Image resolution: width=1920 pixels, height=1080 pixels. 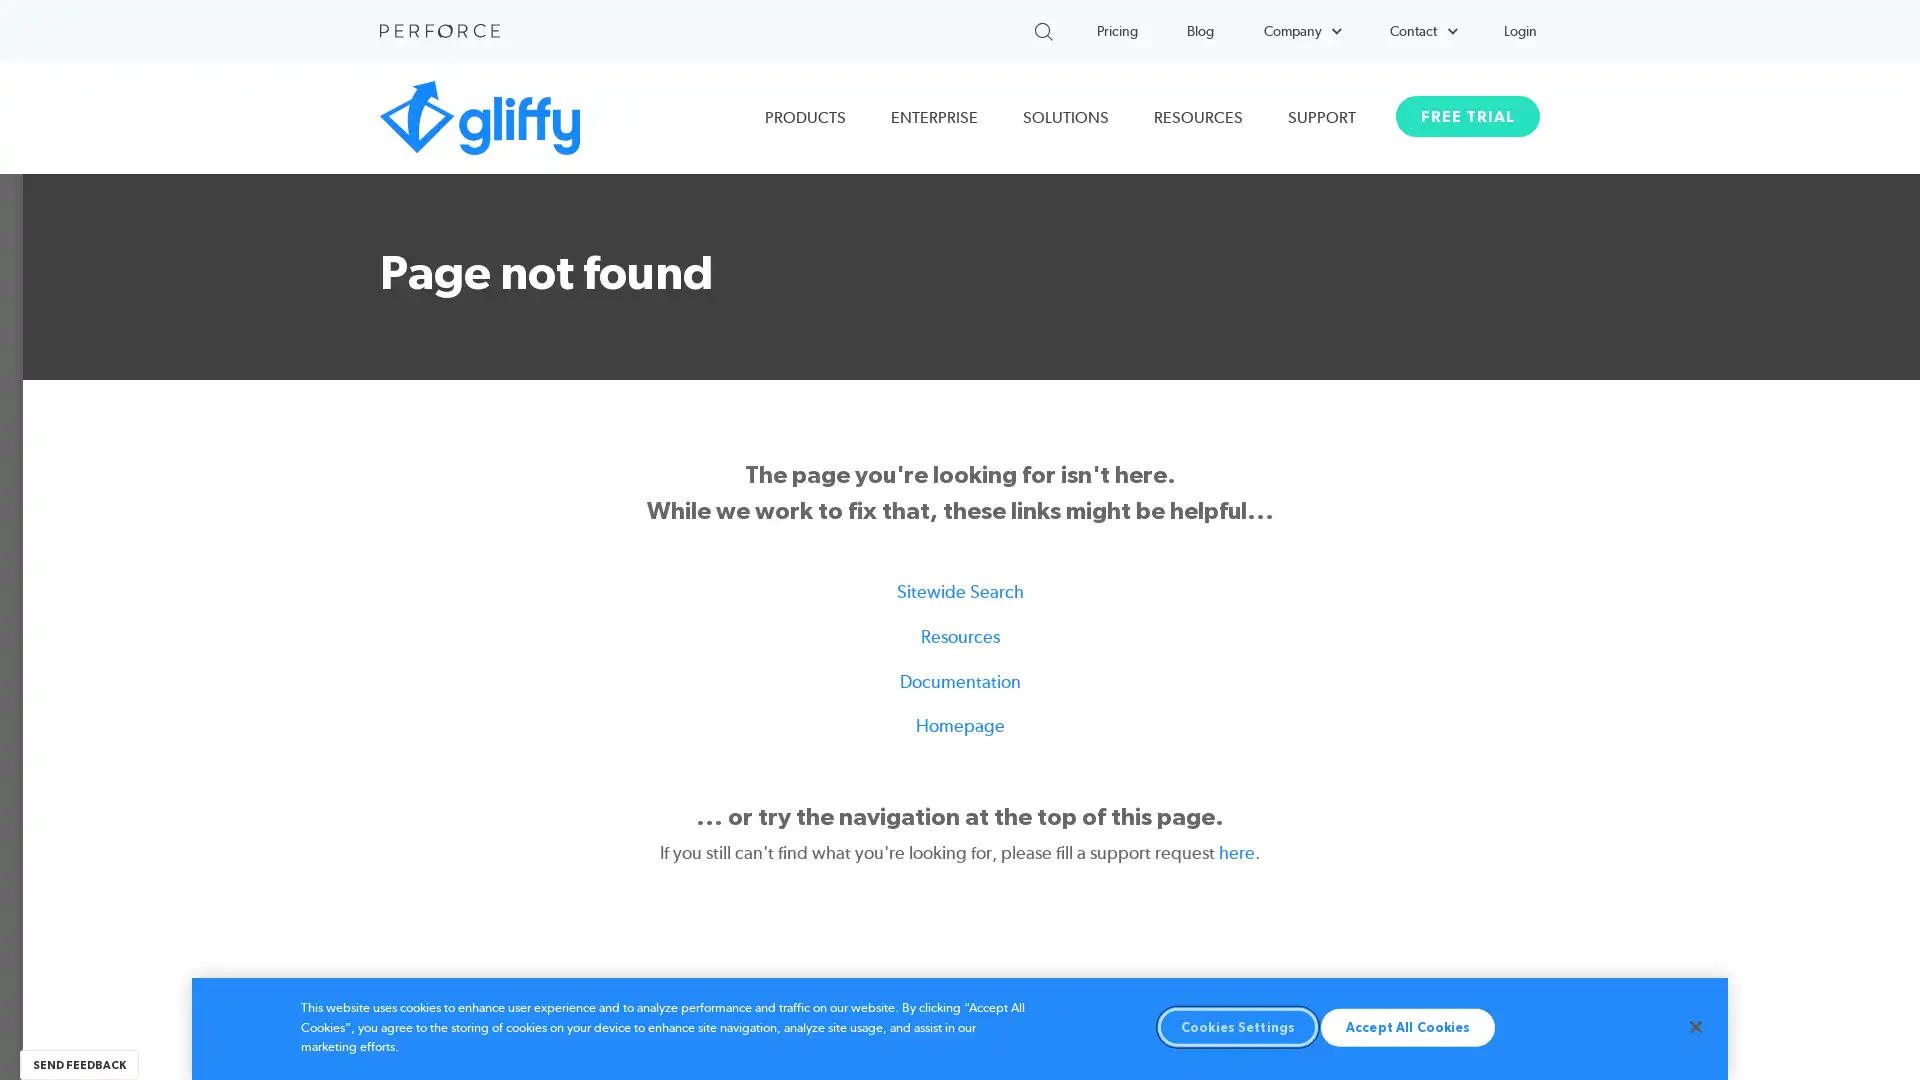 What do you see at coordinates (1093, 27) in the screenshot?
I see `Search` at bounding box center [1093, 27].